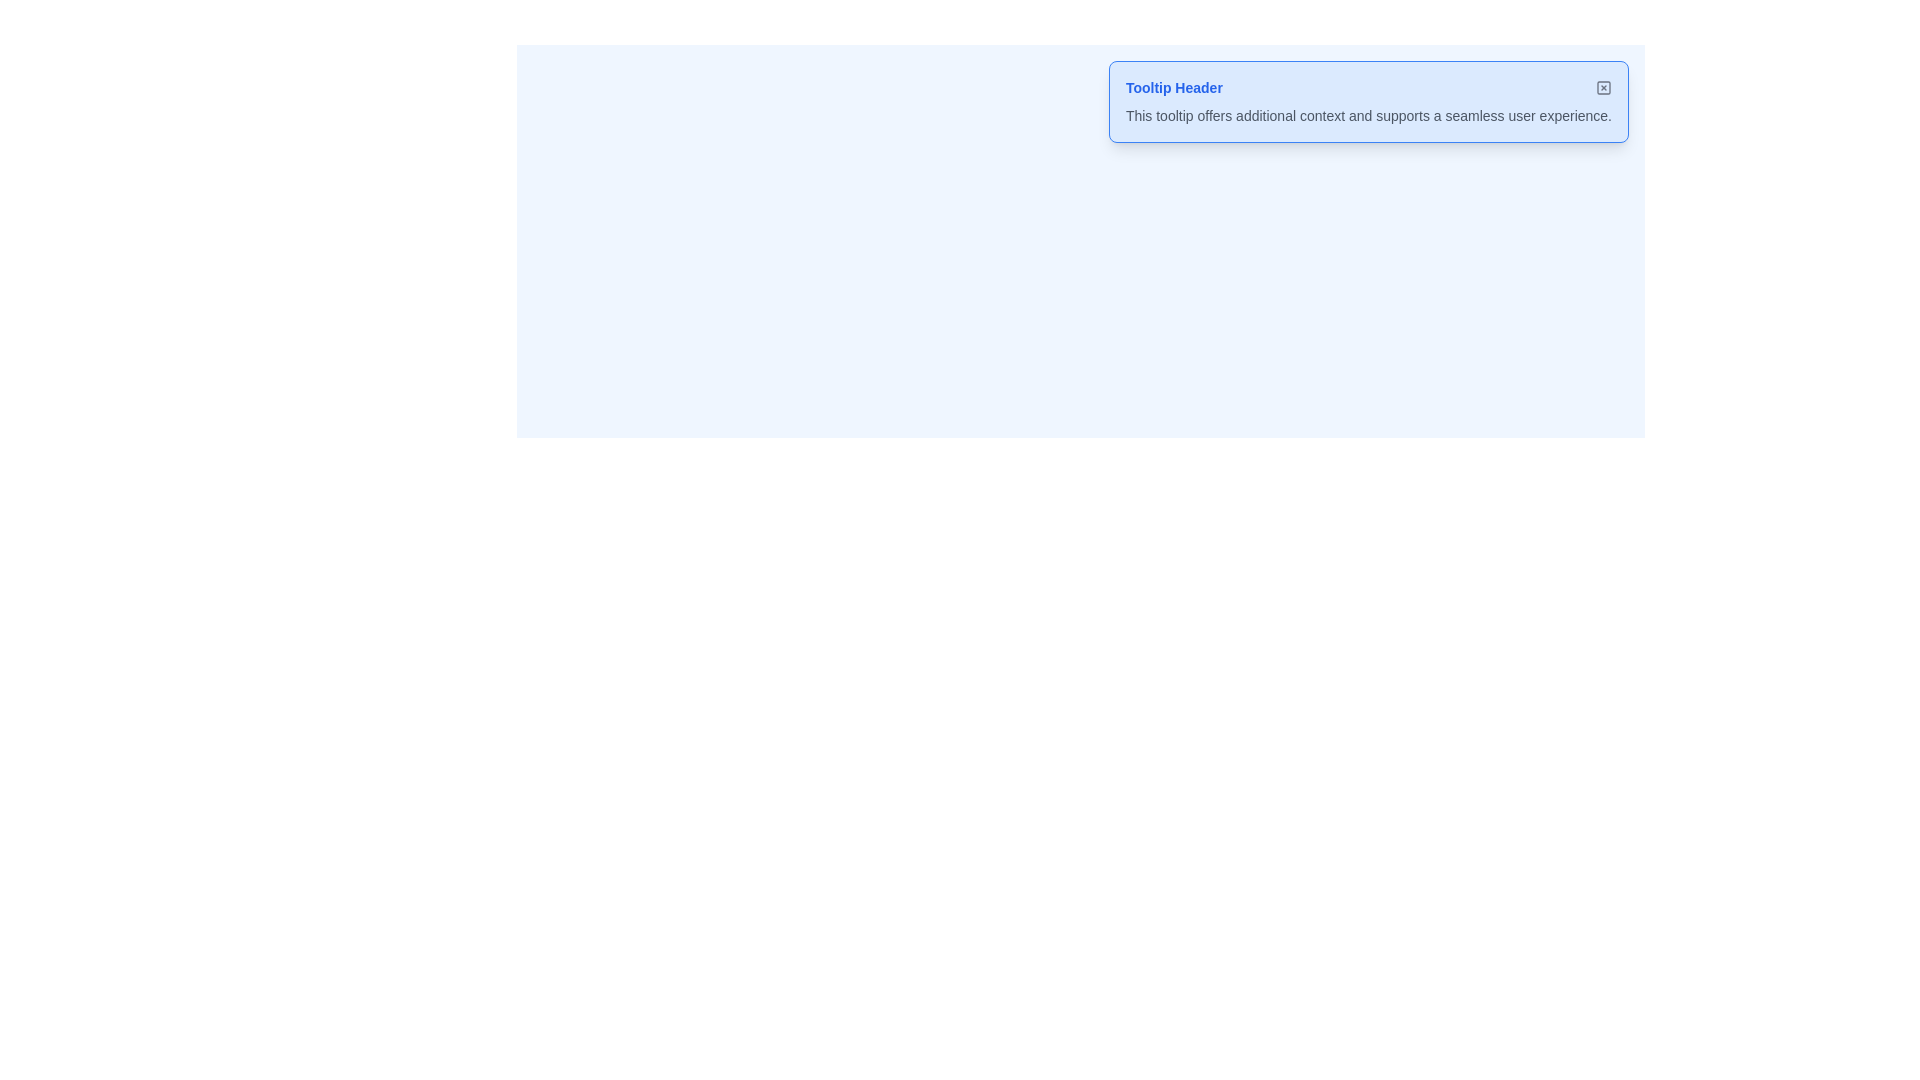  Describe the element at coordinates (1367, 115) in the screenshot. I see `the static text content located beneath the 'Tooltip Header' within the tooltip component` at that location.